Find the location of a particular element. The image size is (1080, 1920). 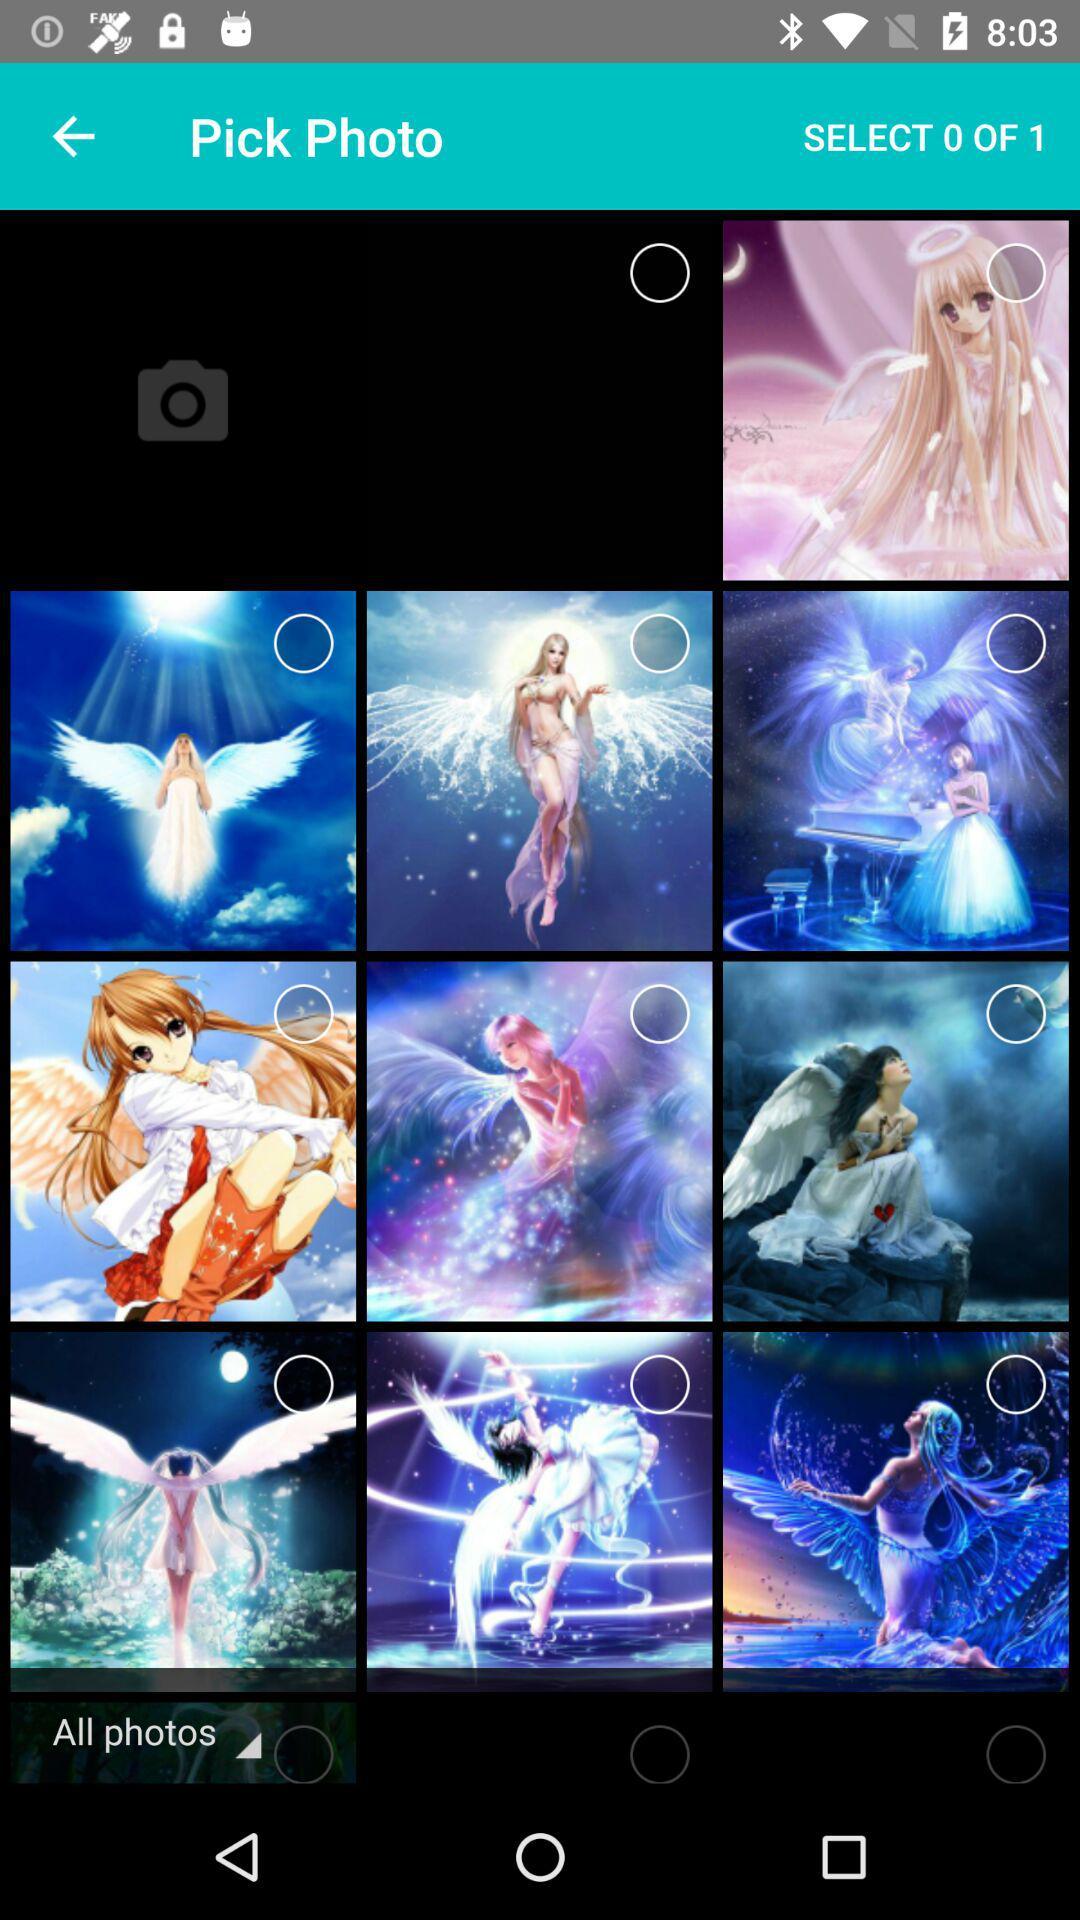

item to the left of pick photo item is located at coordinates (72, 135).